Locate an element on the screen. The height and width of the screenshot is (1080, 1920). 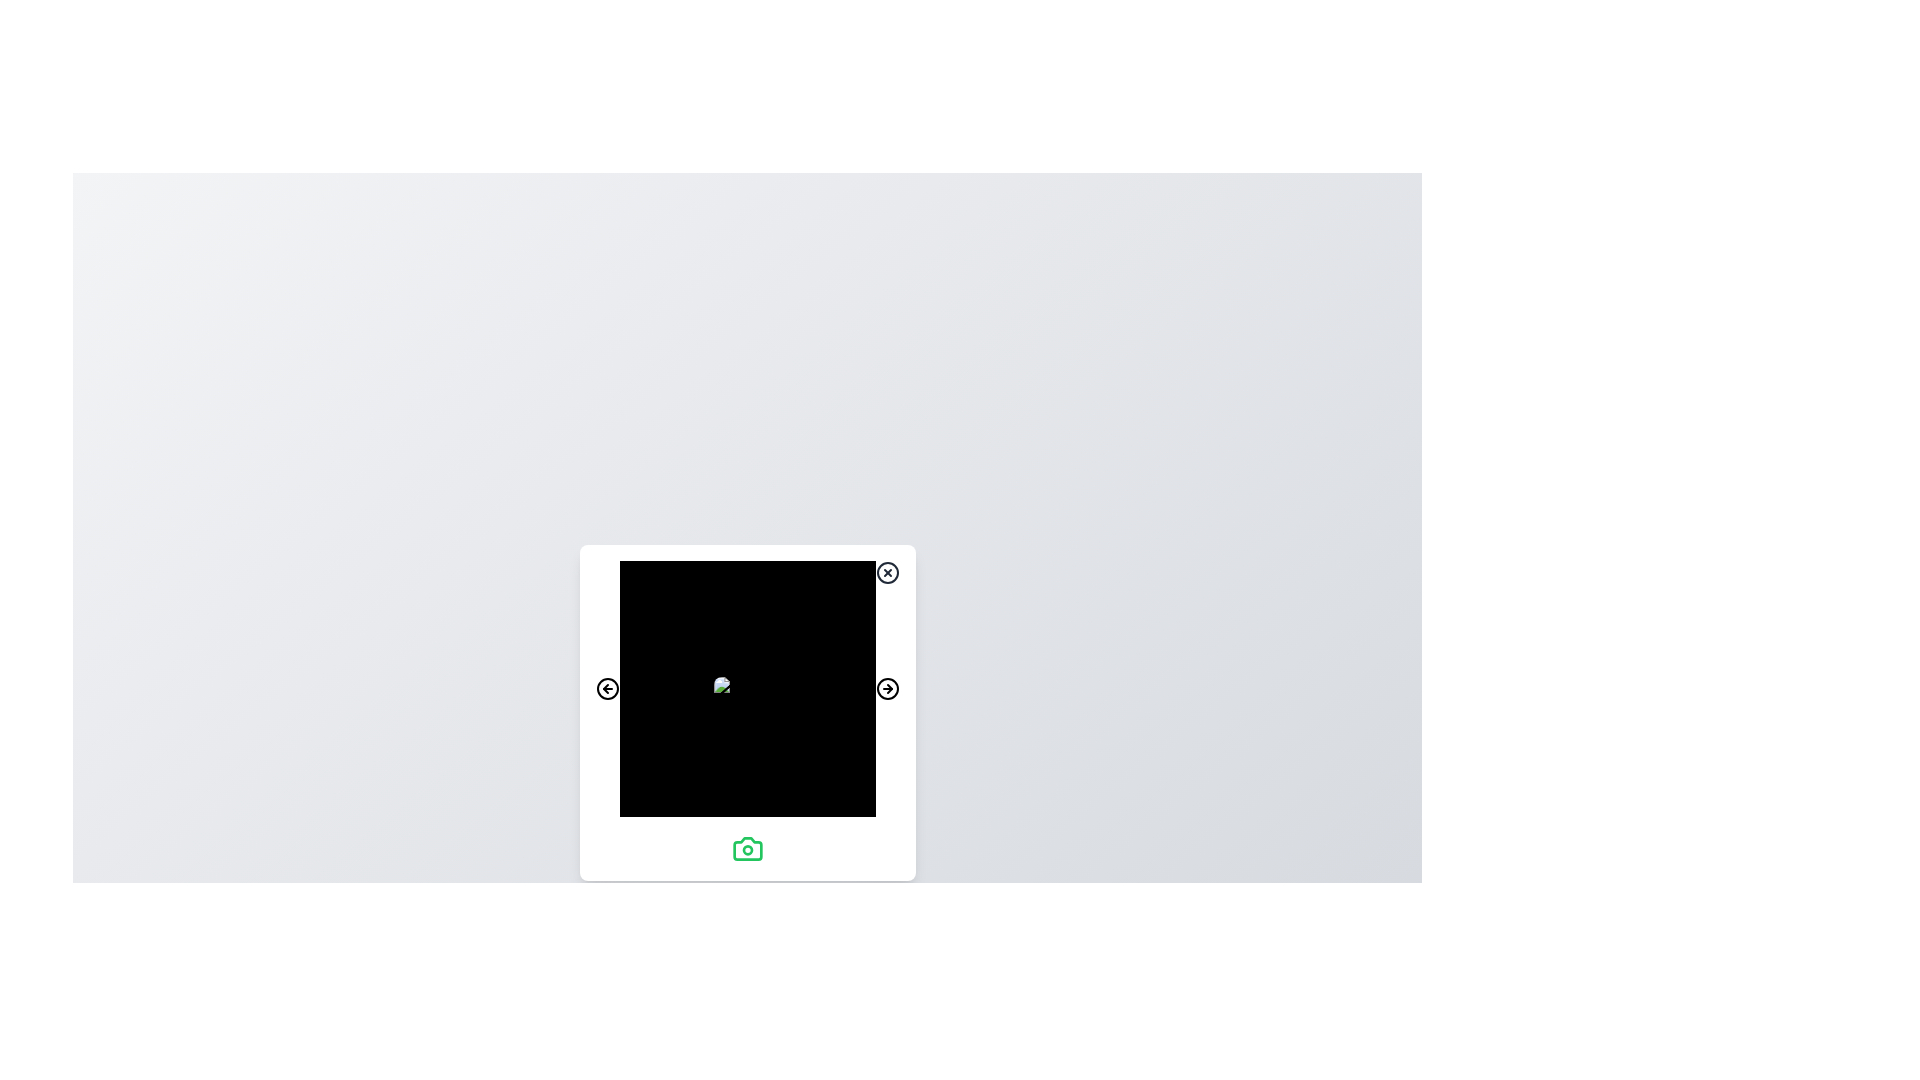
the circle with a thin black outline located at the top-right corner of the square-shaped group, which is centered at the bottom part of the interface is located at coordinates (886, 573).